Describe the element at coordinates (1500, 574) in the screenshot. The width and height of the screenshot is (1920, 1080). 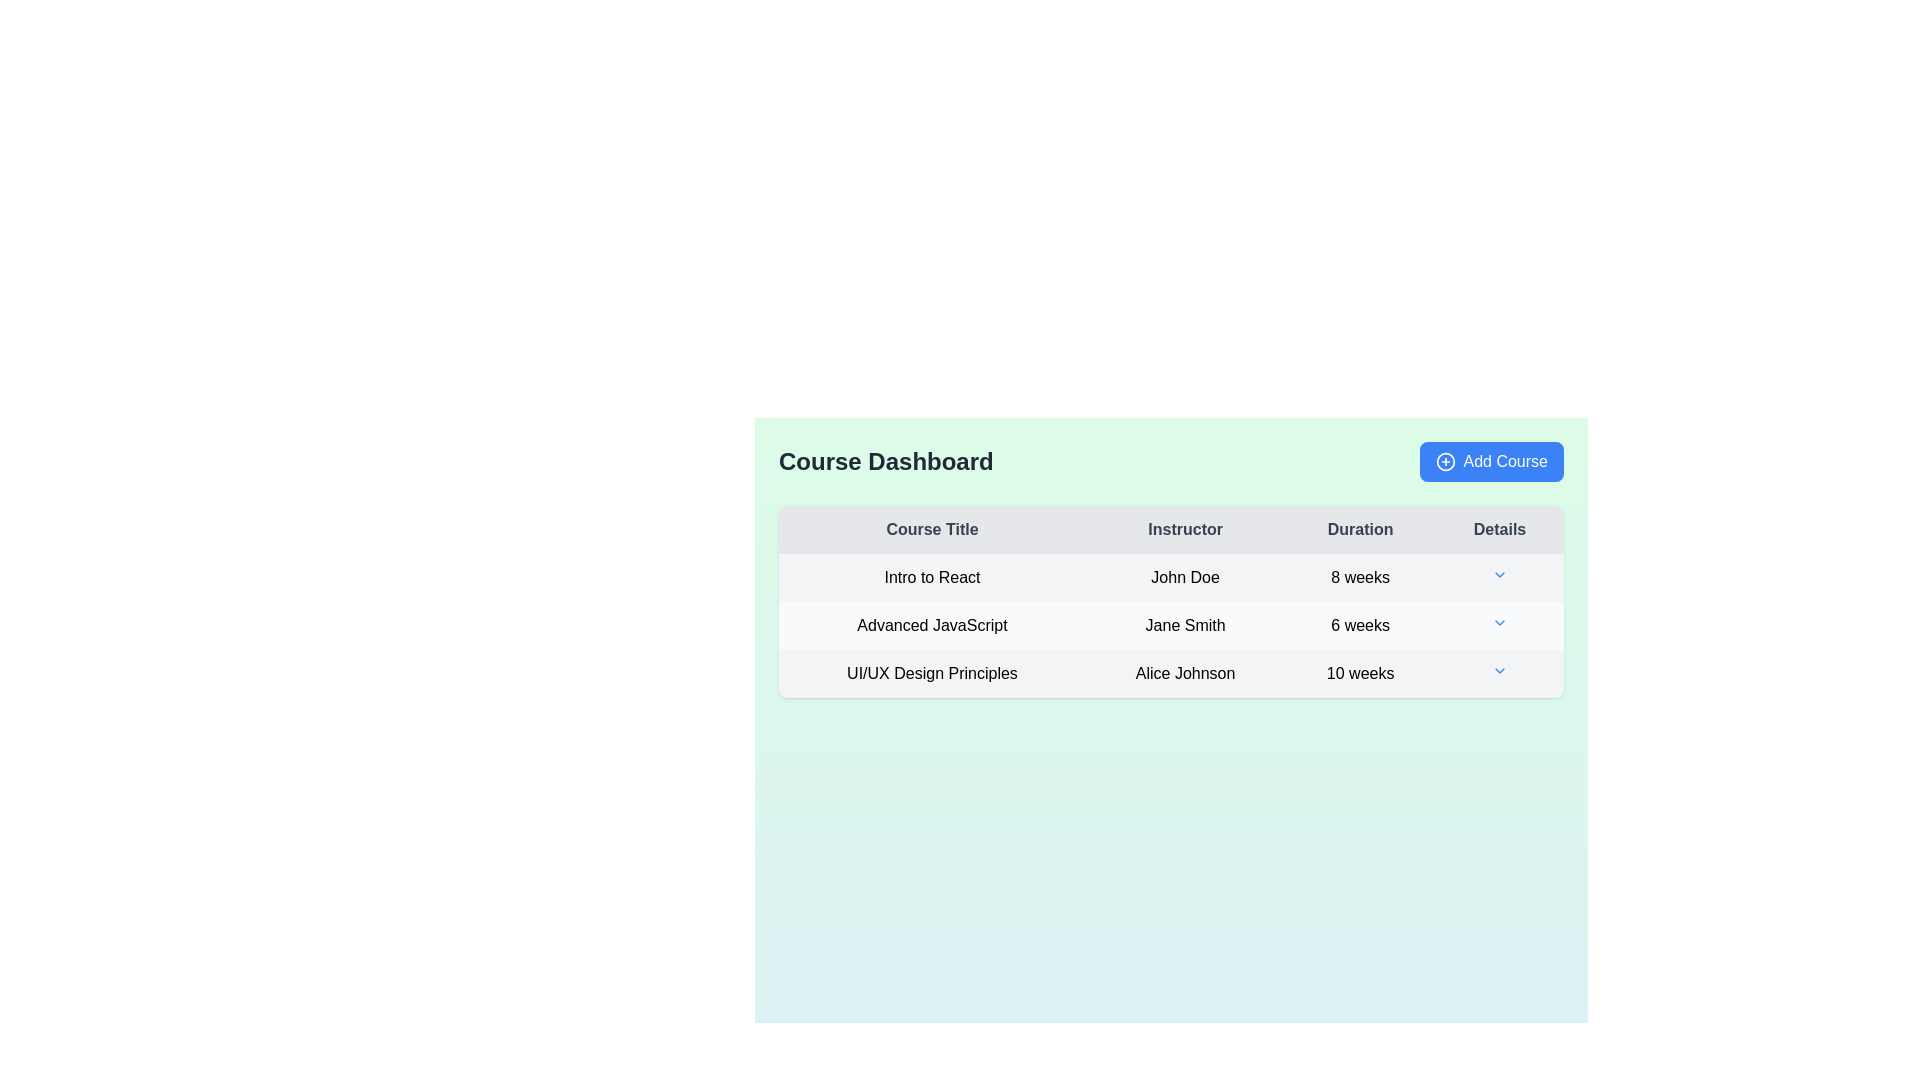
I see `the small downward-pointing chevron icon in the 'Details' column of the 'Intro to React' row` at that location.